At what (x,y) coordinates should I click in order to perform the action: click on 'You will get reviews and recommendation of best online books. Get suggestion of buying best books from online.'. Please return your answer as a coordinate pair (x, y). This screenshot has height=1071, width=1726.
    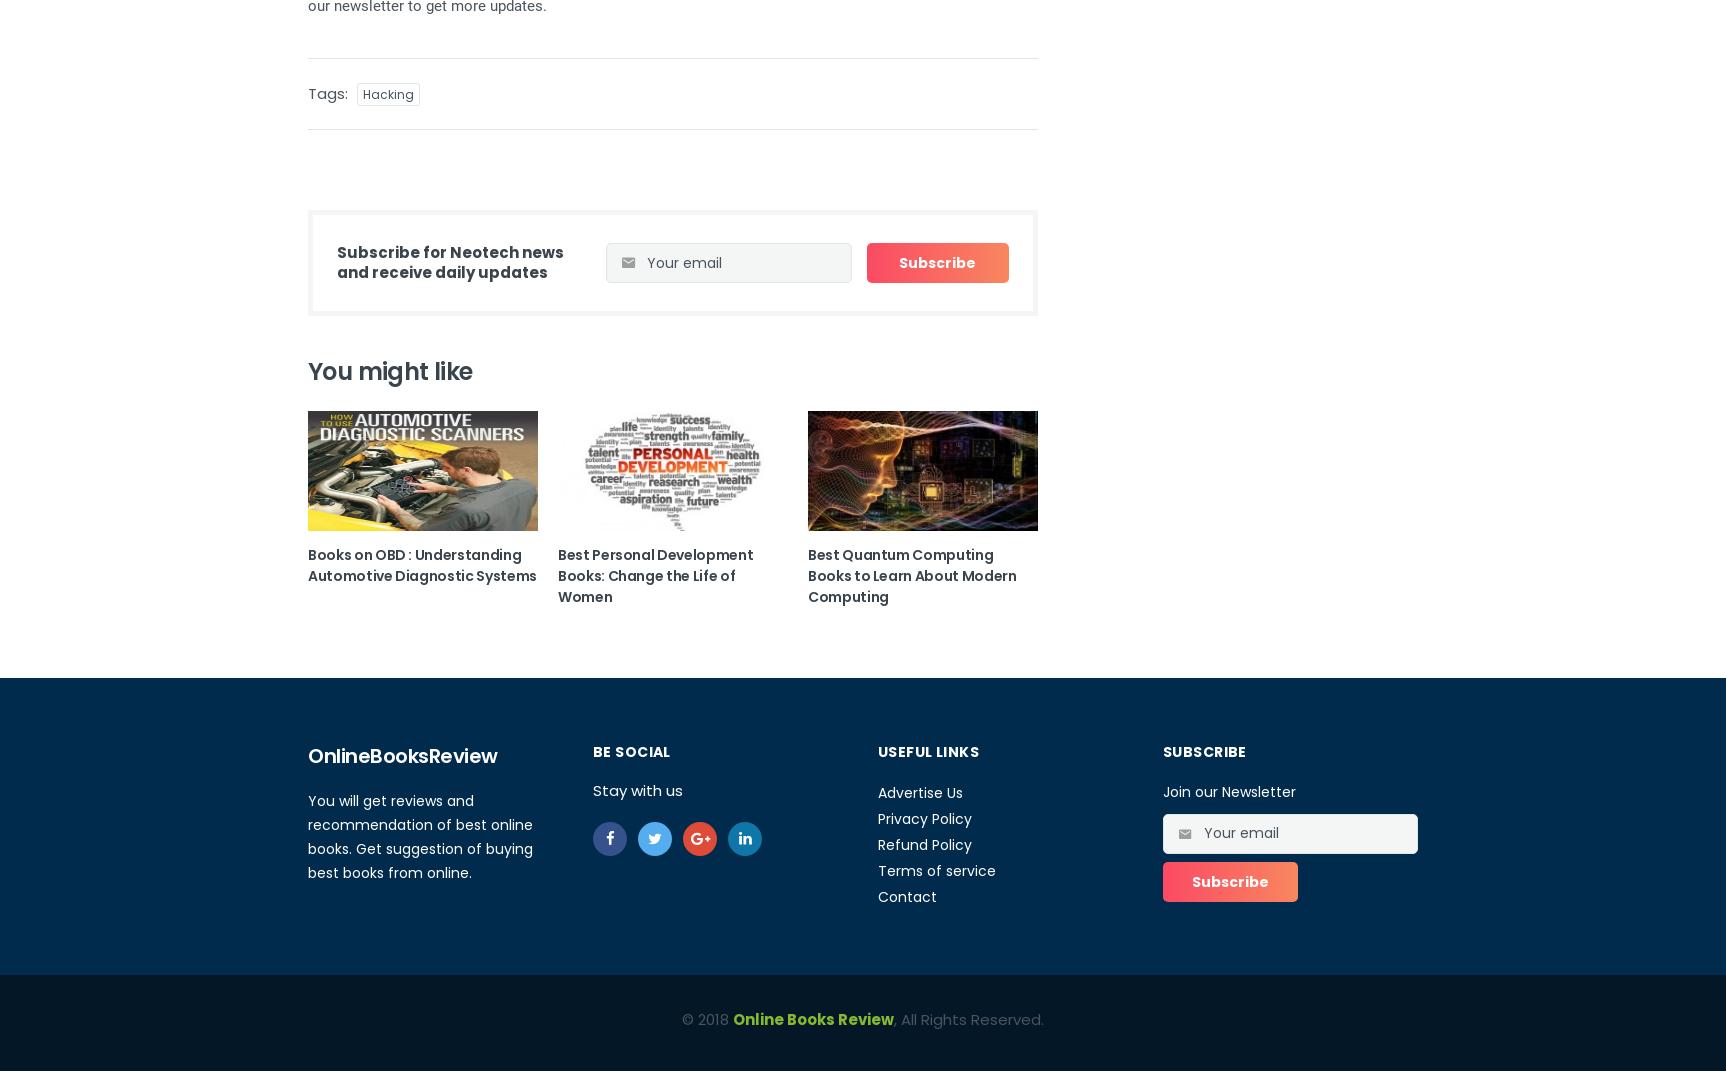
    Looking at the image, I should click on (420, 835).